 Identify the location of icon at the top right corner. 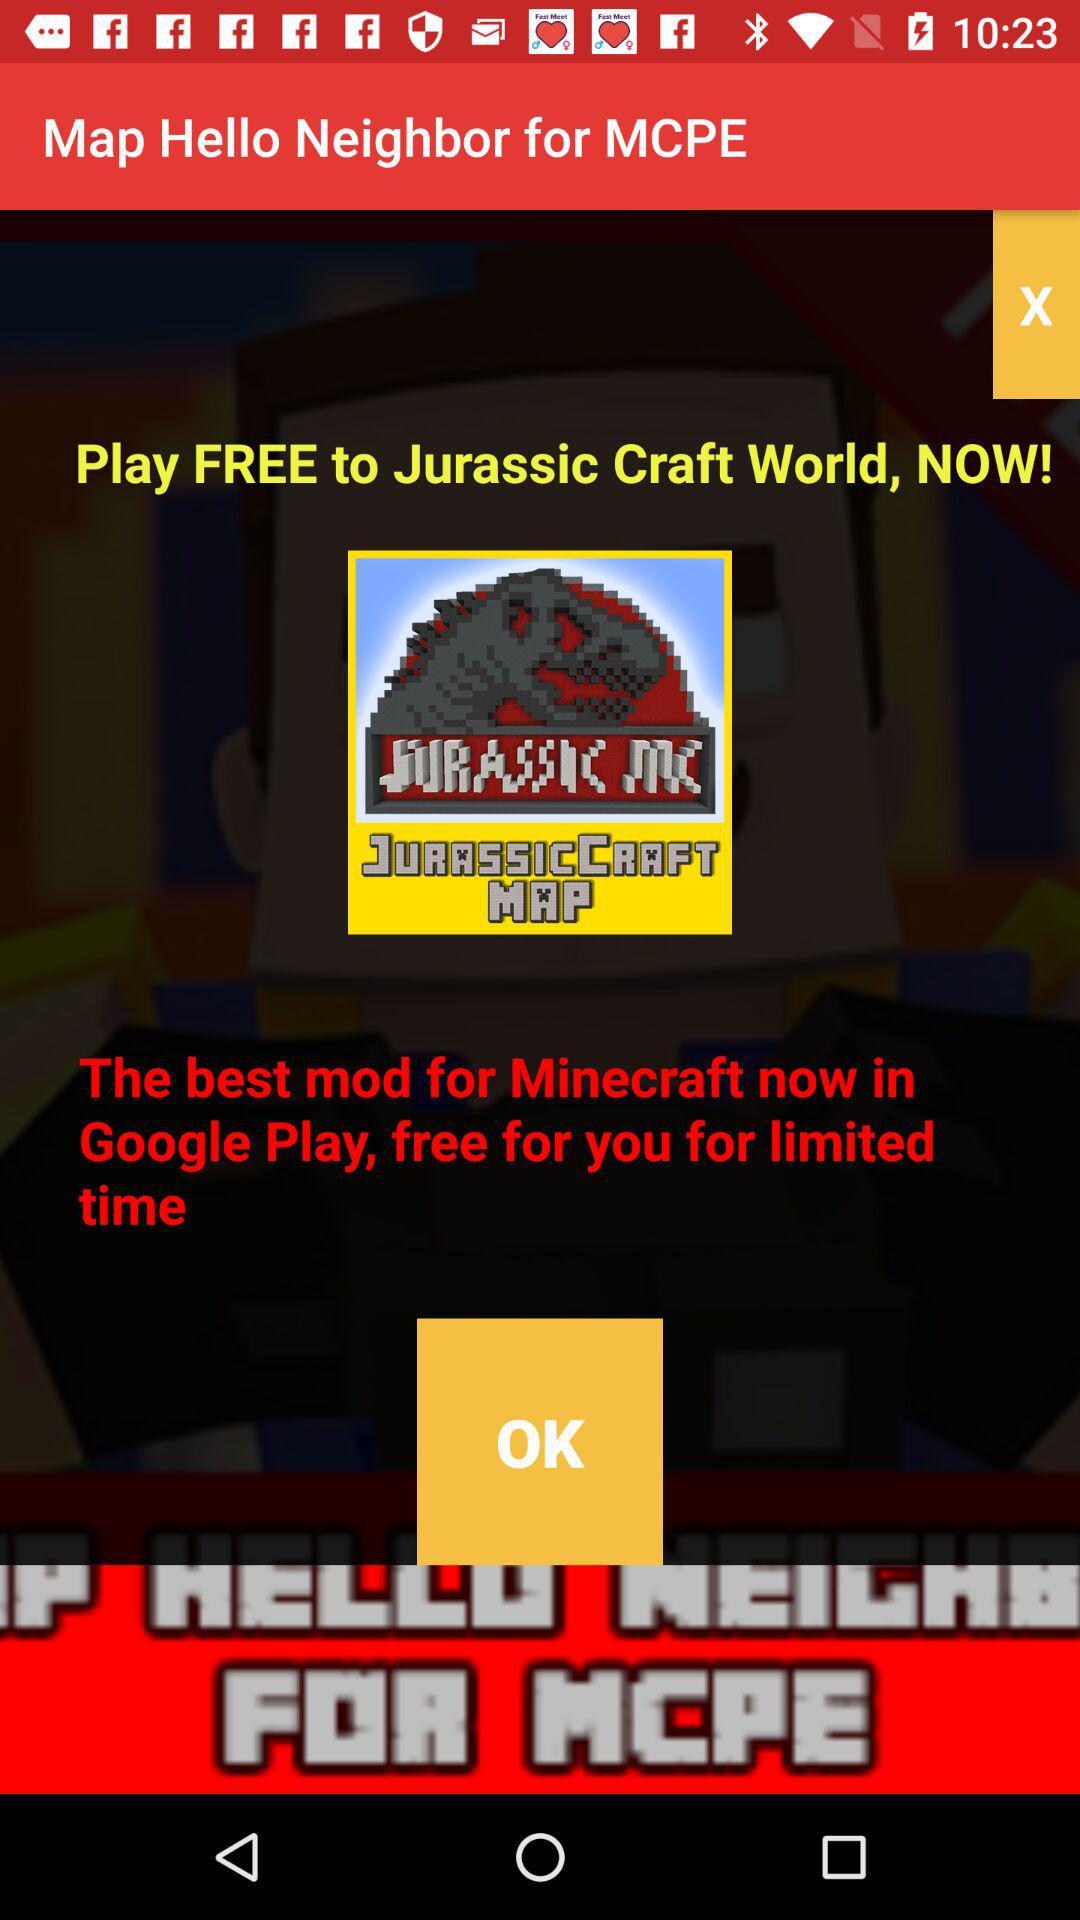
(1035, 303).